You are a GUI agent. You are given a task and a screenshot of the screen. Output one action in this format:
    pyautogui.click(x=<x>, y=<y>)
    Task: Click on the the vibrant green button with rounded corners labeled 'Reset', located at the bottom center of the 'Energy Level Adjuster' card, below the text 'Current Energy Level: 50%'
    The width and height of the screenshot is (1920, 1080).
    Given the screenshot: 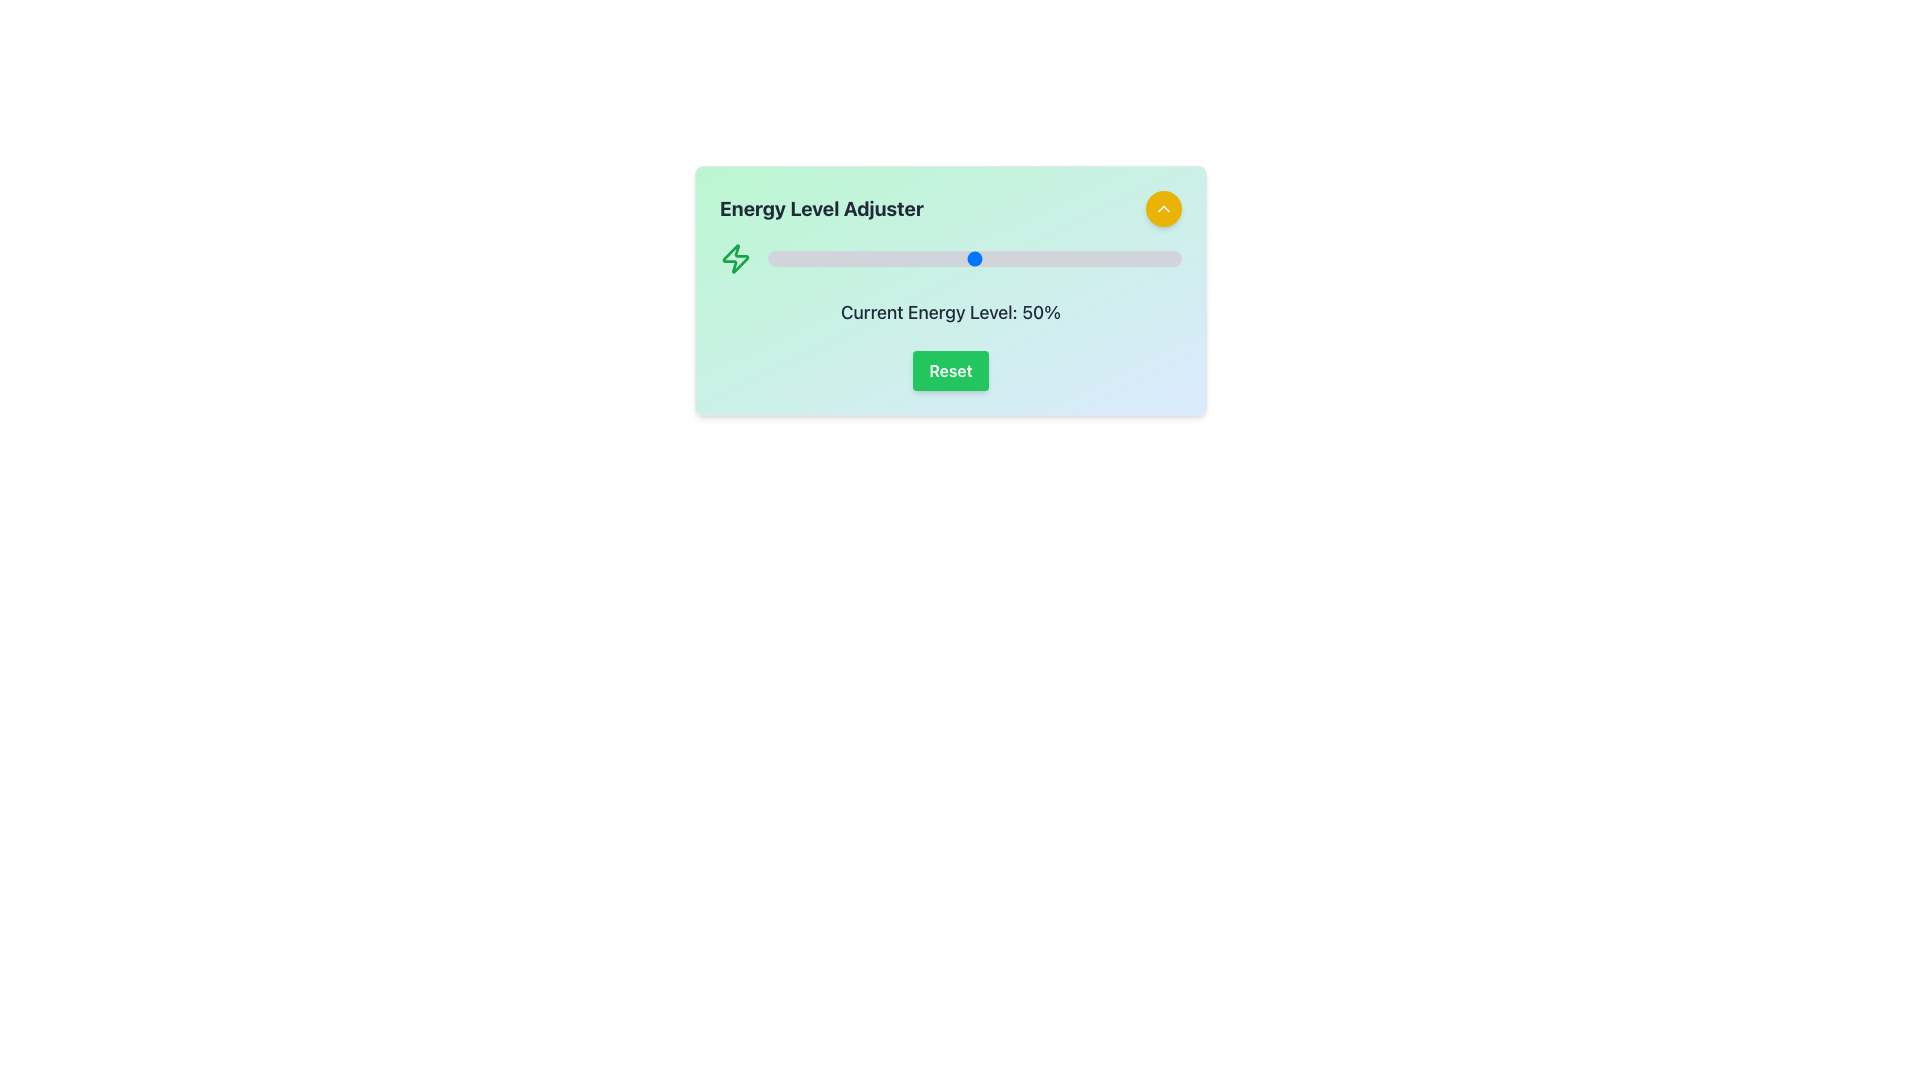 What is the action you would take?
    pyautogui.click(x=949, y=370)
    